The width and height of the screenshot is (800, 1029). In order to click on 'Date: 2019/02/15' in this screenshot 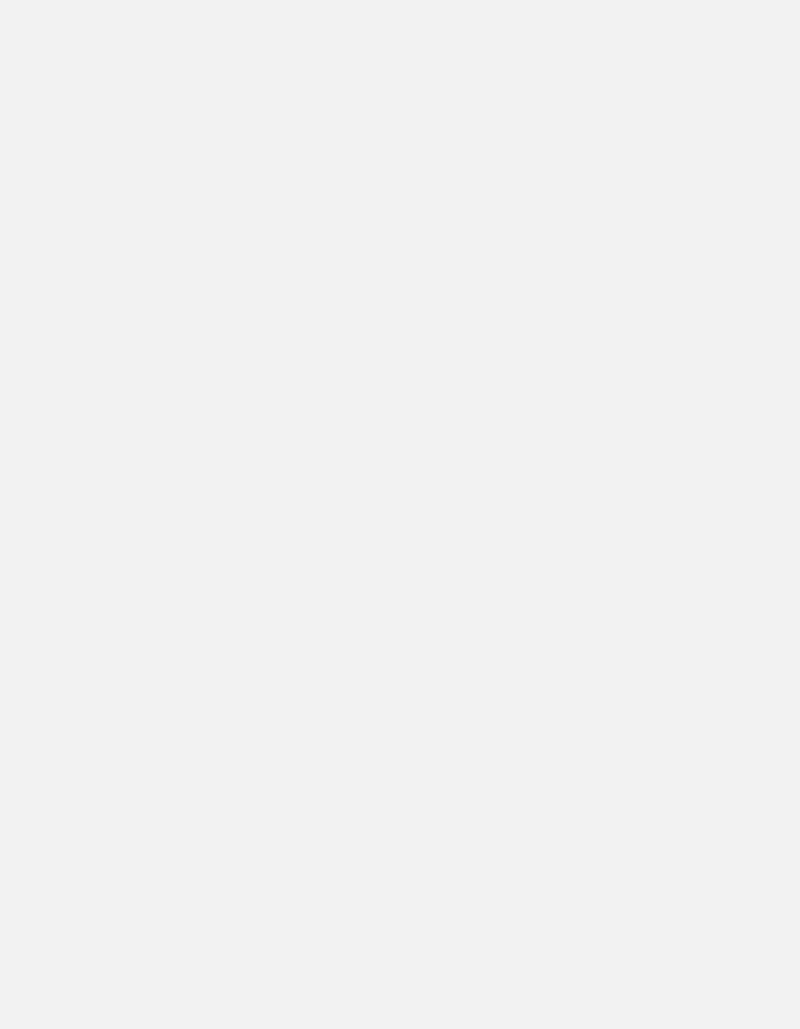, I will do `click(162, 224)`.